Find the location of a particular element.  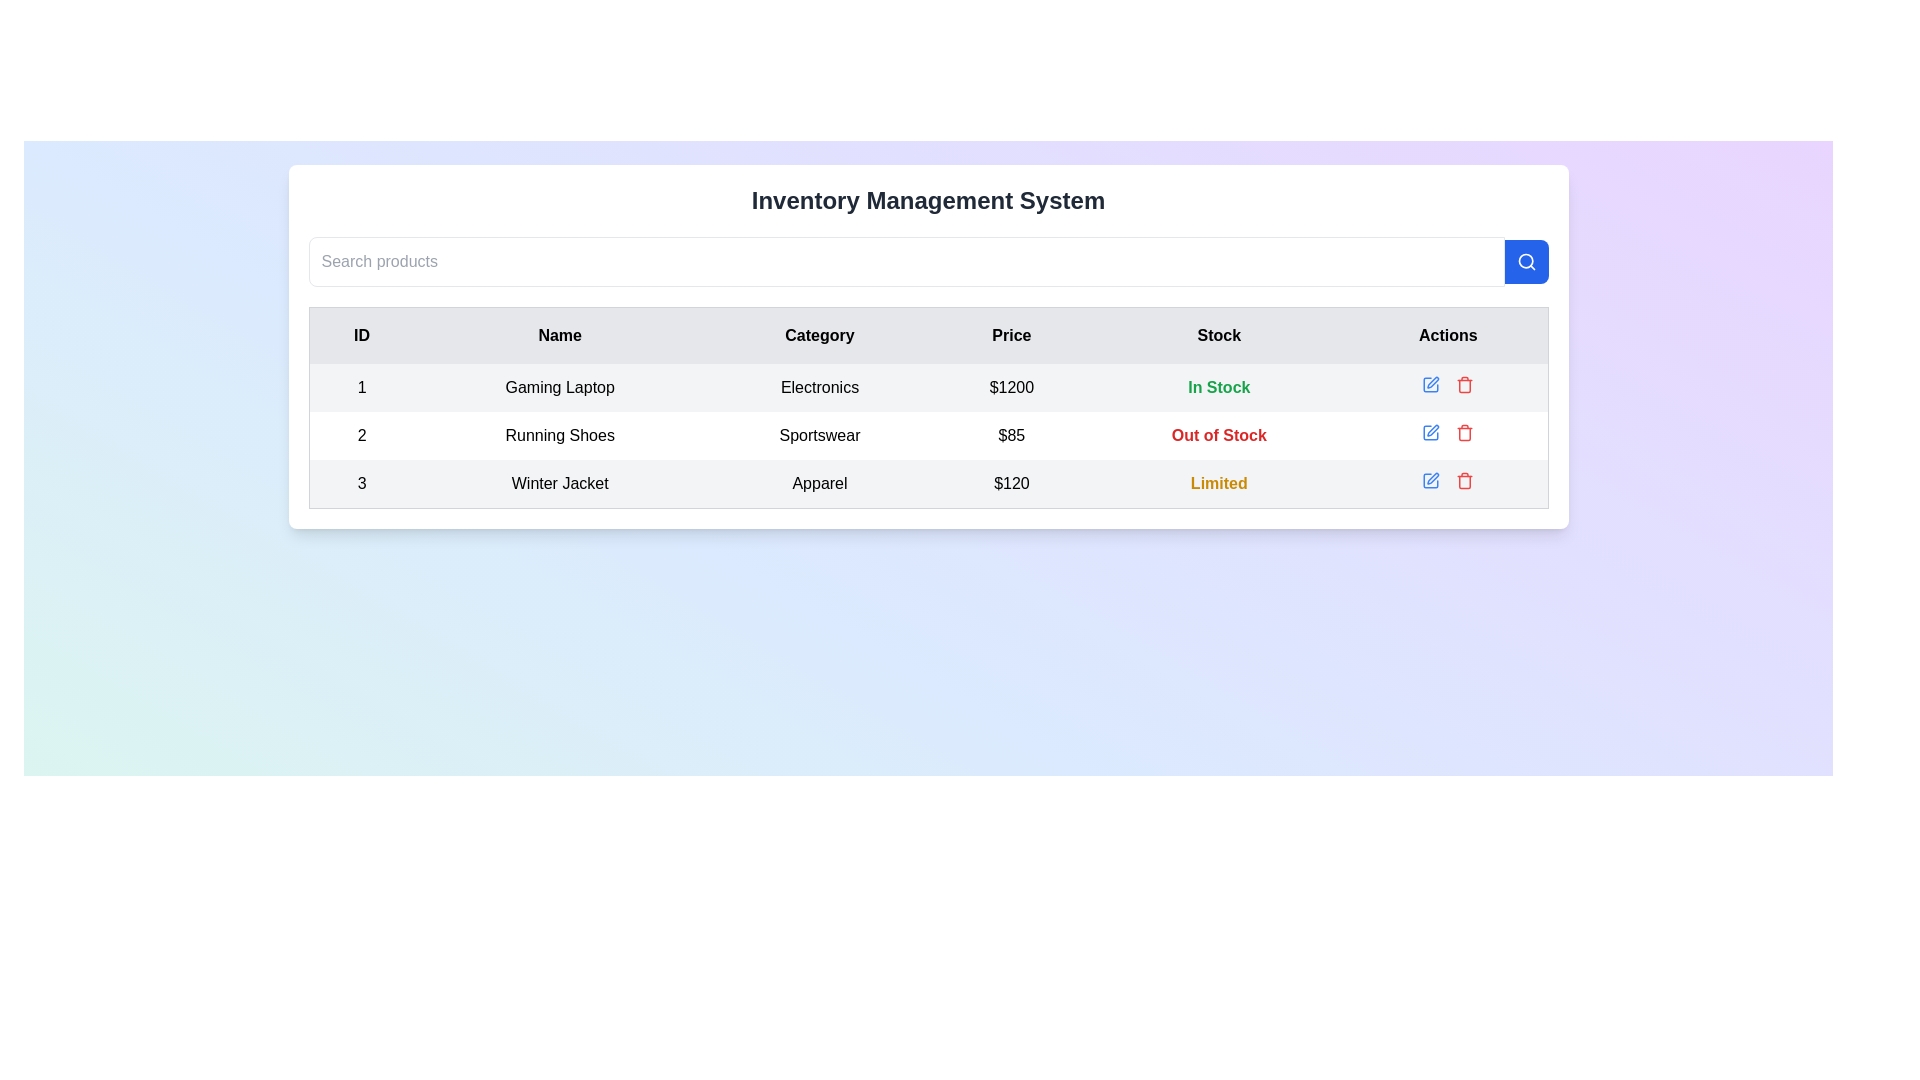

the Text label that indicates the ID or serial number of the corresponding table entry, located in the first cell of the first row of the table is located at coordinates (361, 388).